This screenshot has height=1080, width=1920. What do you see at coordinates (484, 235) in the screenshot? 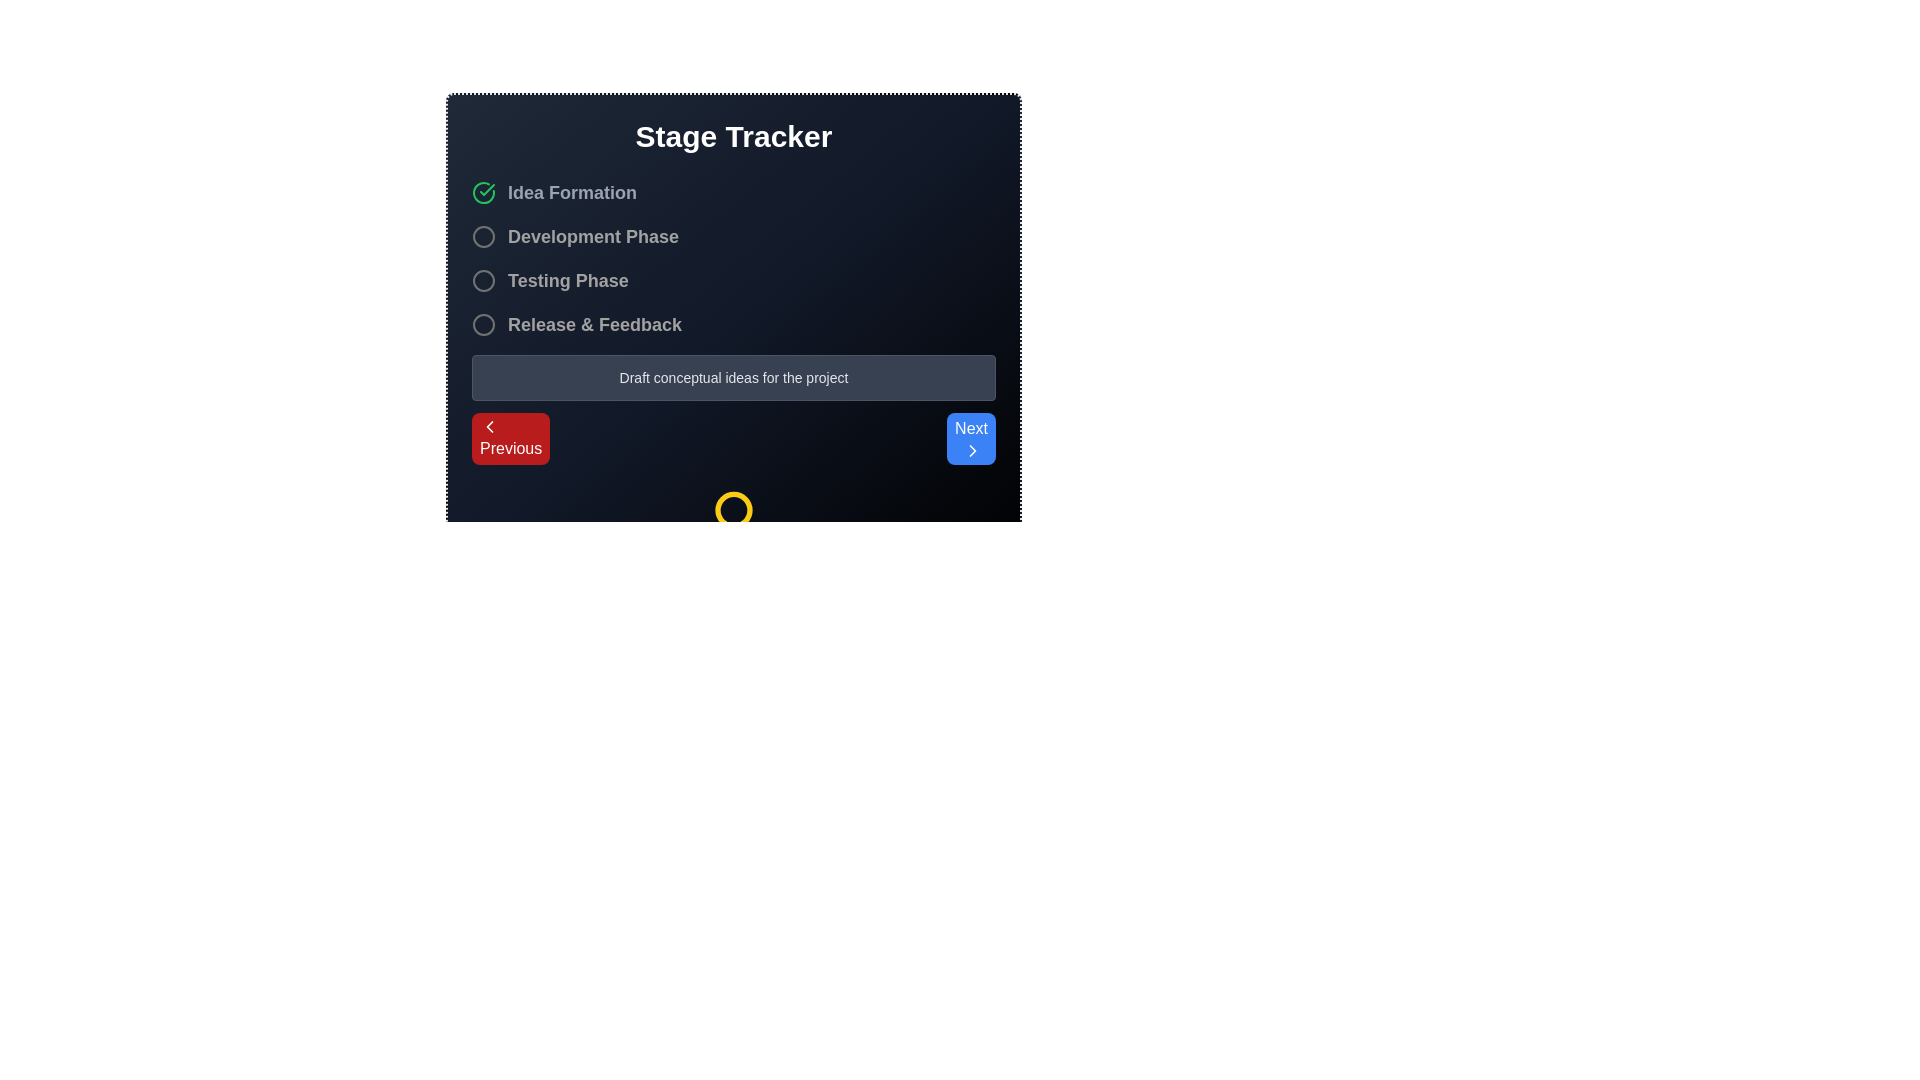
I see `the radio button associated with the 'Development Phase' label` at bounding box center [484, 235].